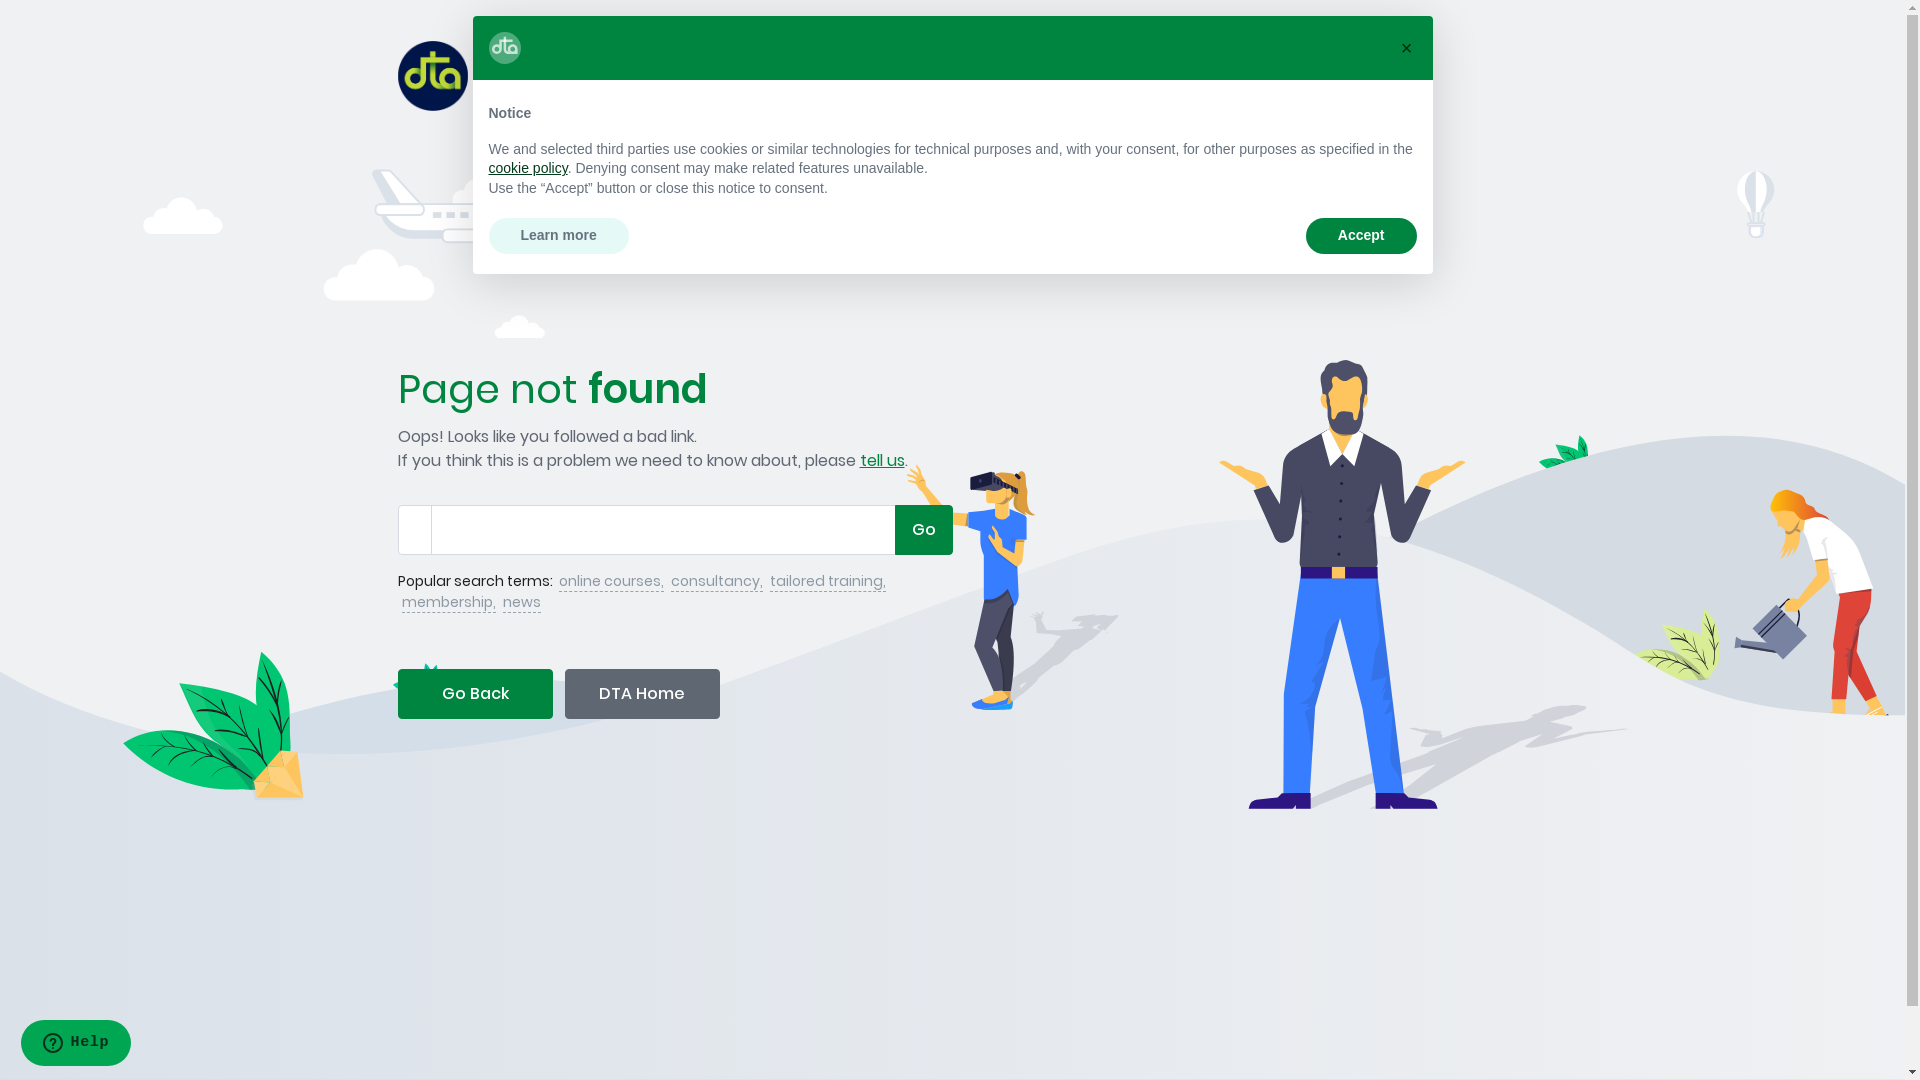 The image size is (1920, 1080). What do you see at coordinates (521, 601) in the screenshot?
I see `'news'` at bounding box center [521, 601].